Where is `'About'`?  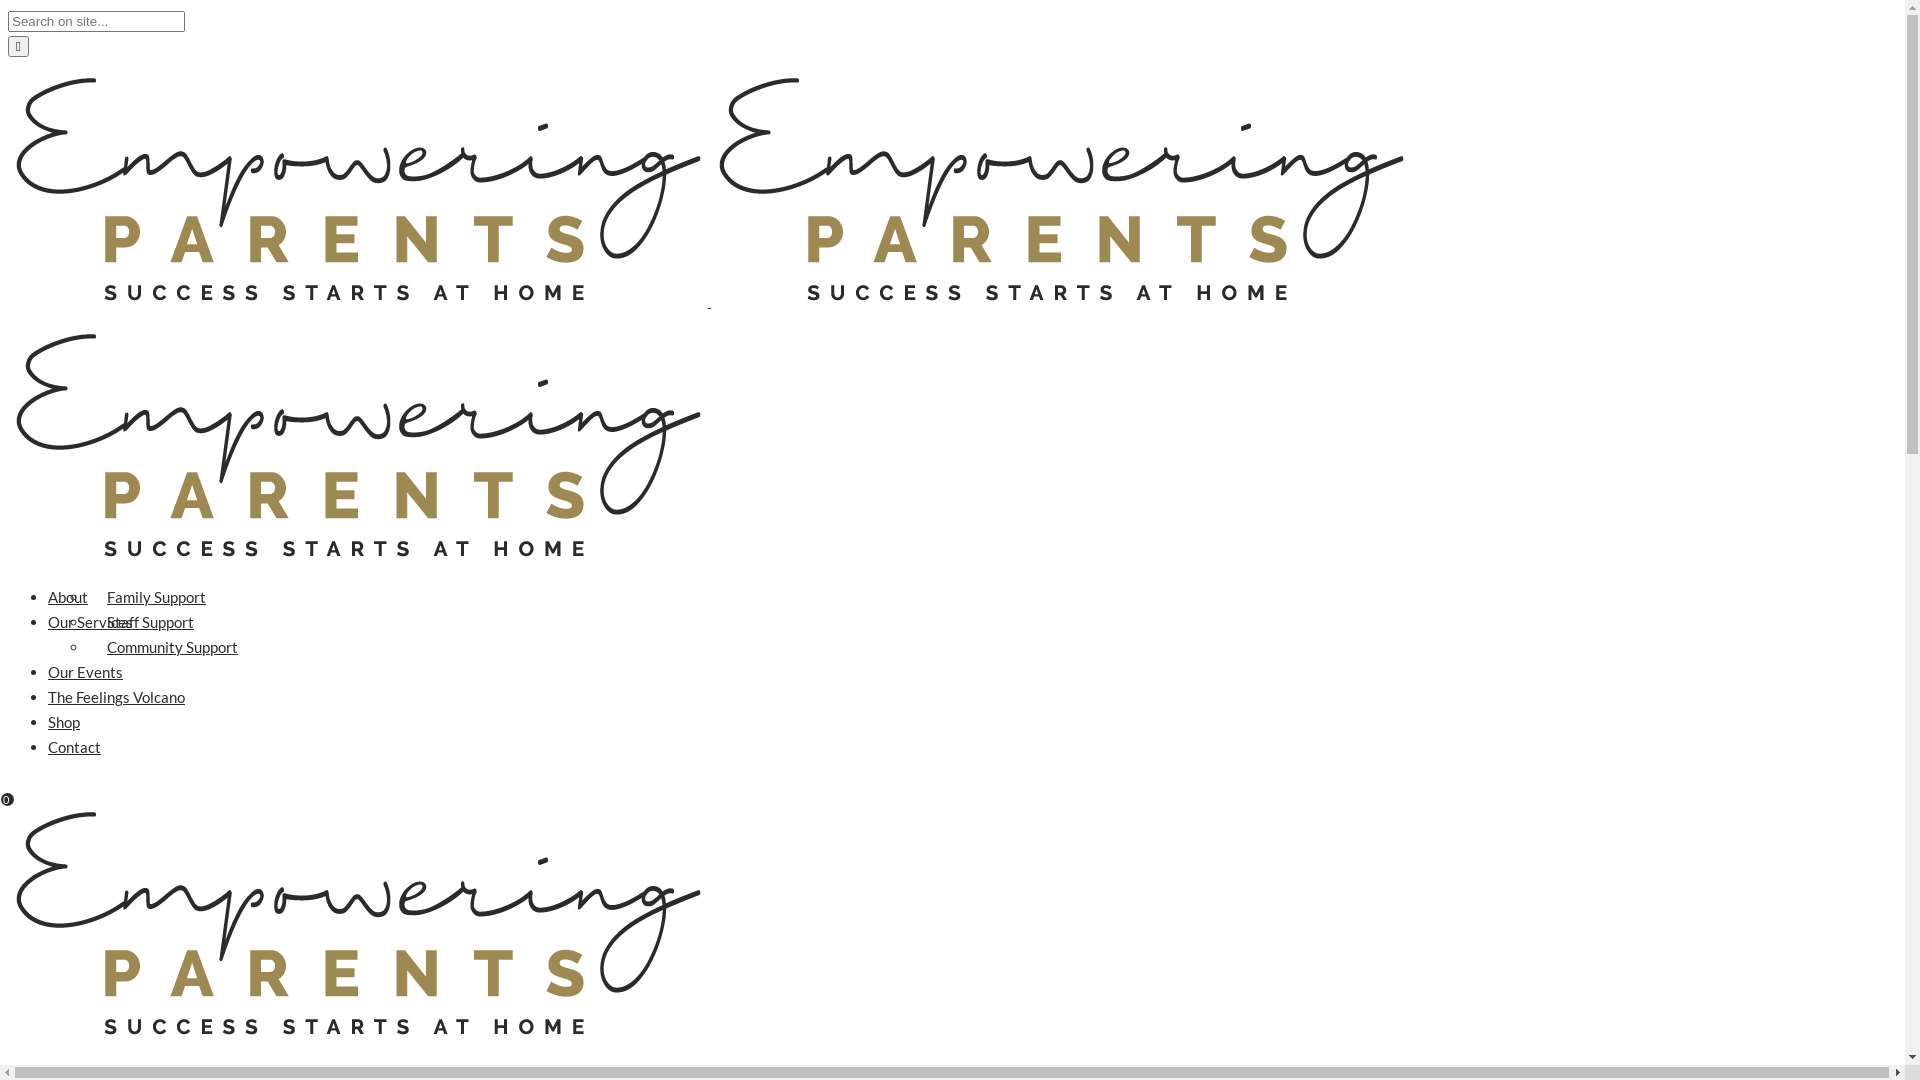 'About' is located at coordinates (48, 596).